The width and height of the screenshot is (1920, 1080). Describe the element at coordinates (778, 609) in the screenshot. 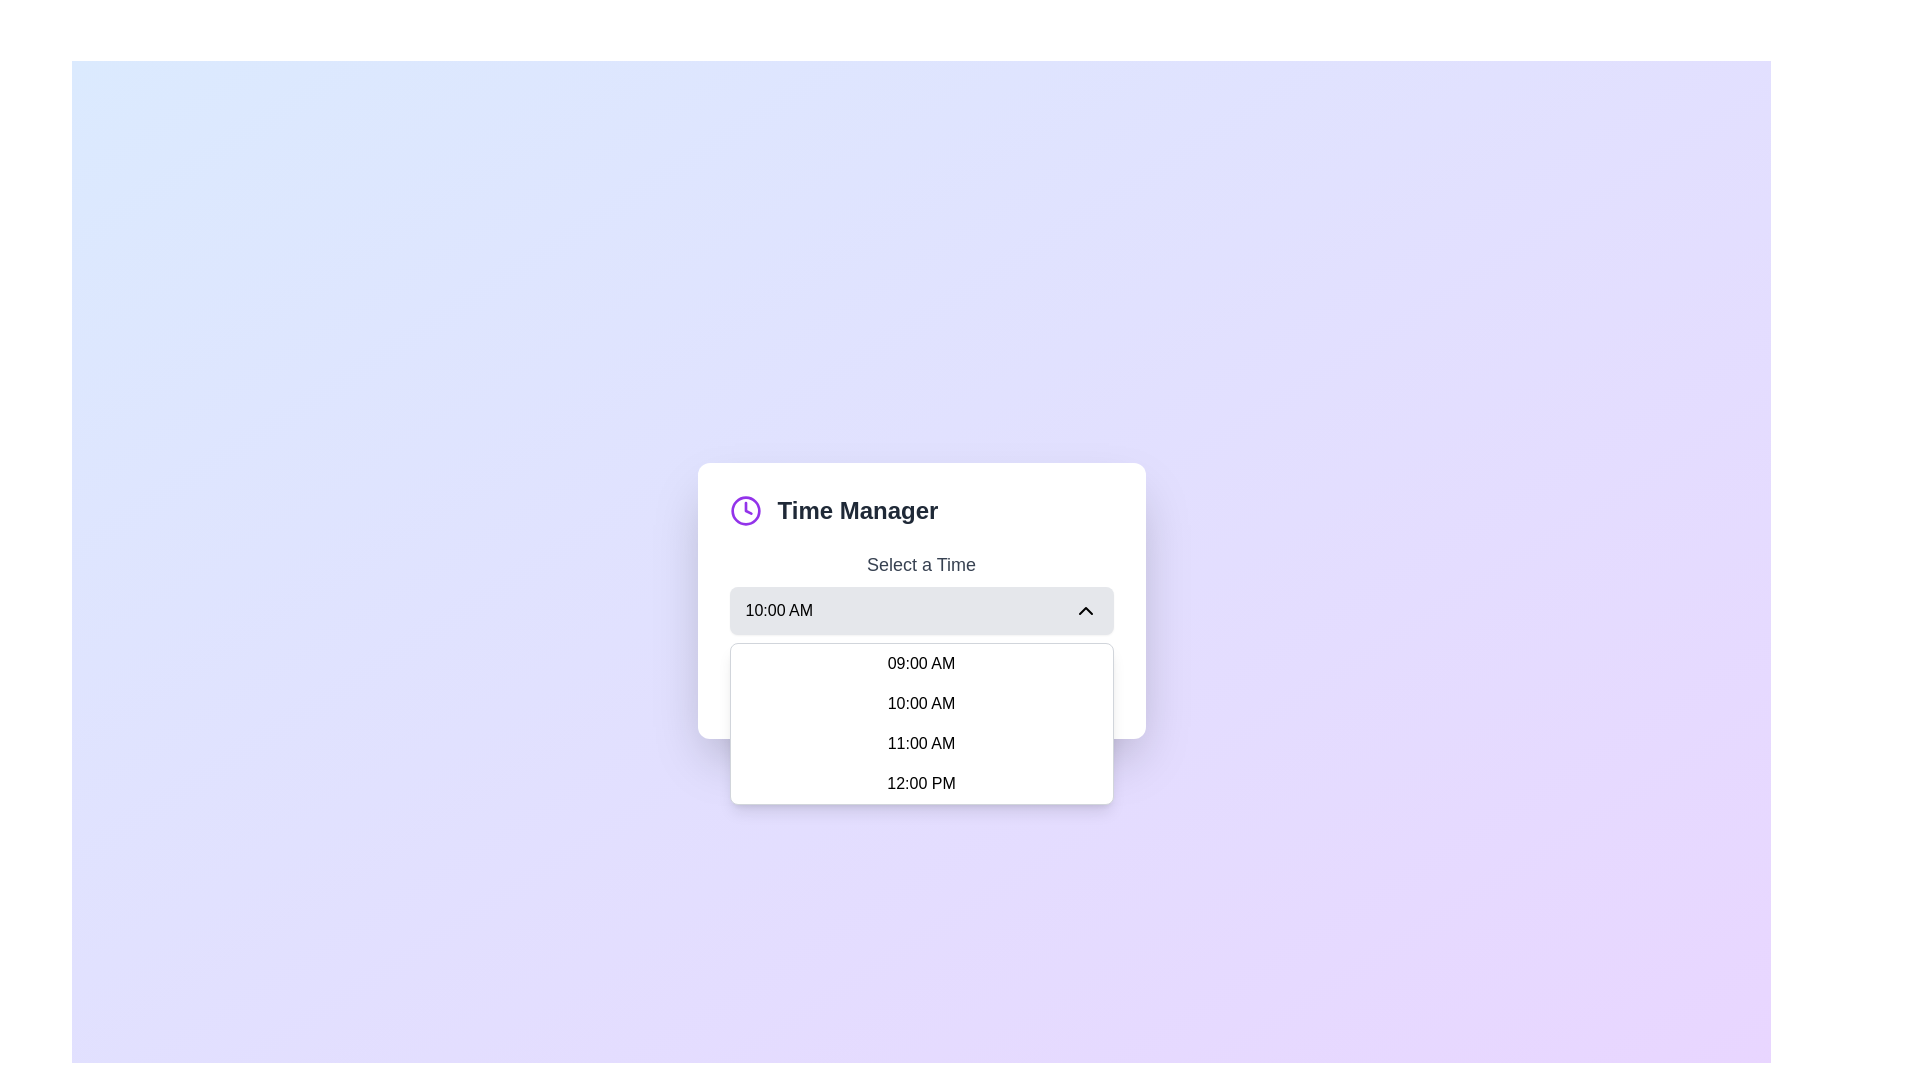

I see `time displayed in the text label indicating the currently selected time within the dropdown menu located below the 'Select a Time' label` at that location.